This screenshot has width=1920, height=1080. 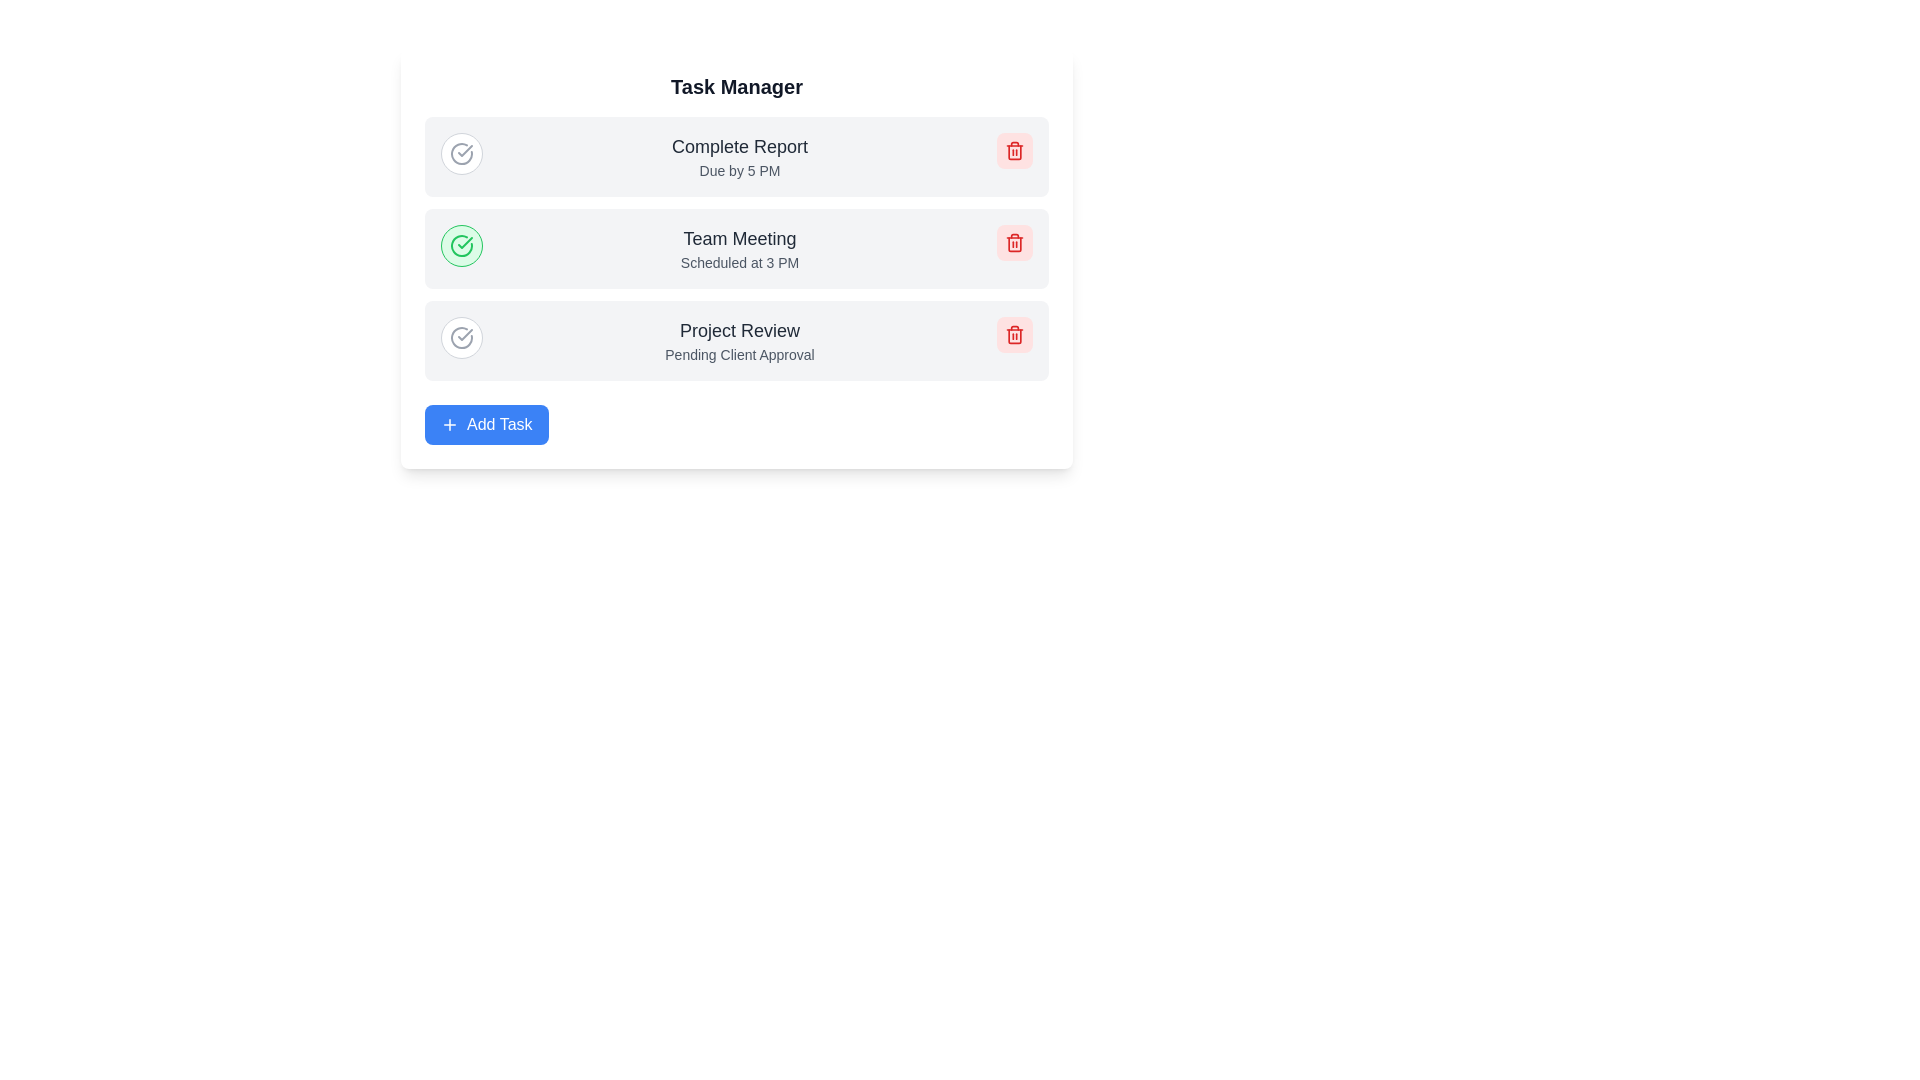 What do you see at coordinates (460, 153) in the screenshot?
I see `the circular checkmark icon located to the left of the 'Complete Report' task entry` at bounding box center [460, 153].